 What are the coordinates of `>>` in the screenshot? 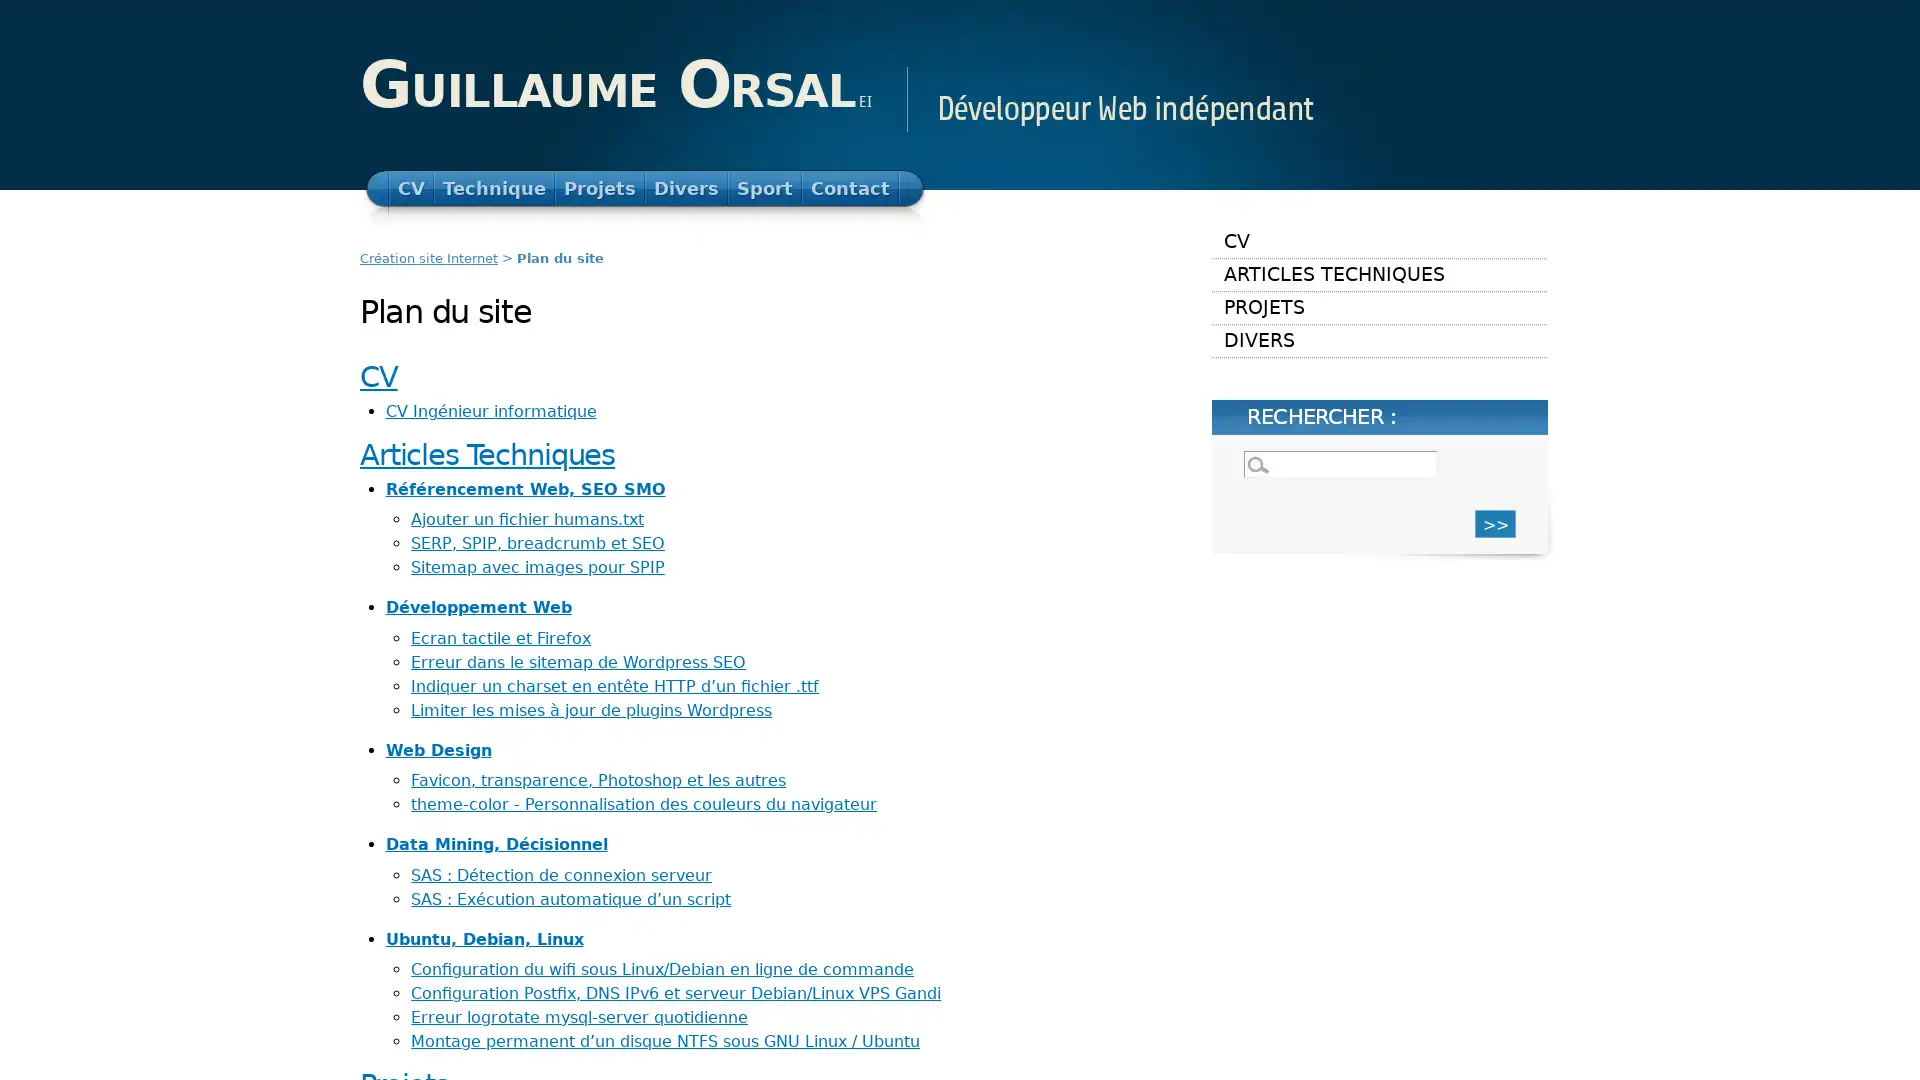 It's located at (1495, 522).